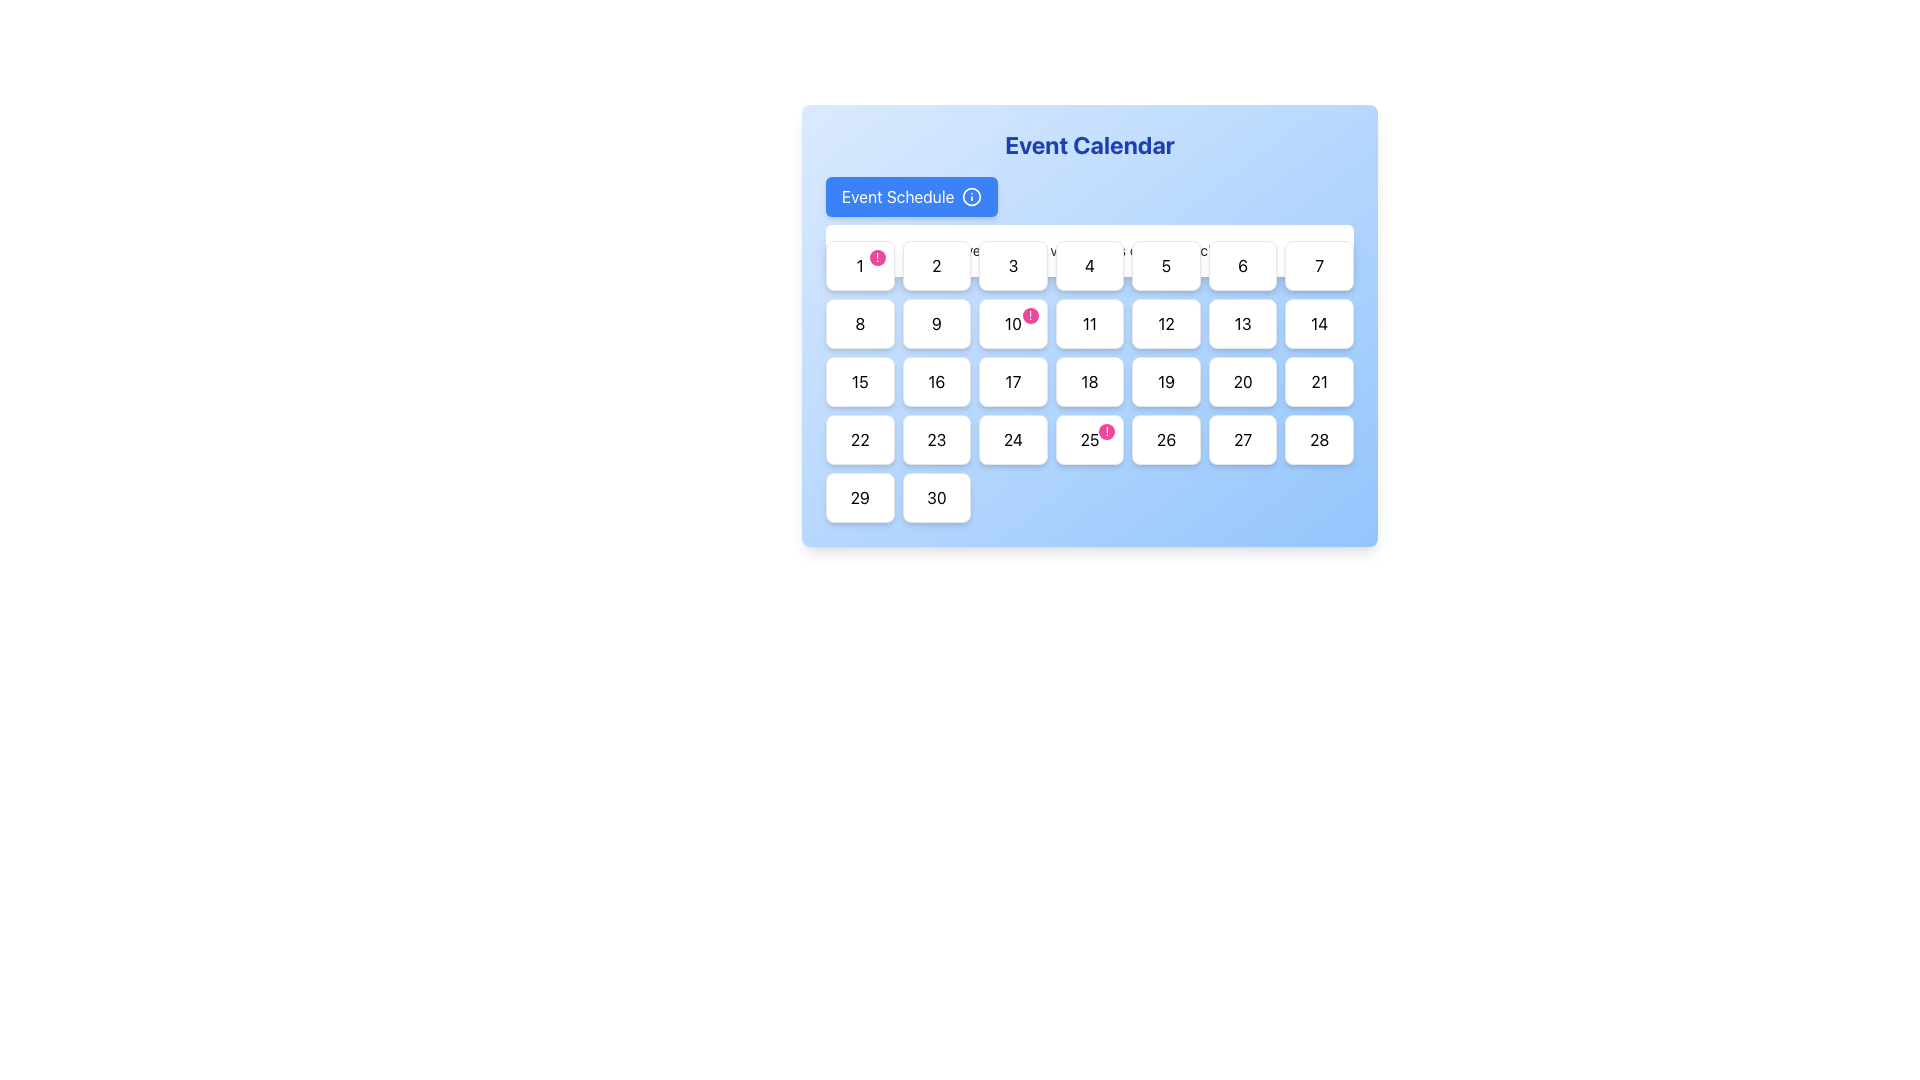  Describe the element at coordinates (972, 196) in the screenshot. I see `the information icon with a blue border and white background, located immediately to the right of the 'Event Schedule' text on the blue button` at that location.